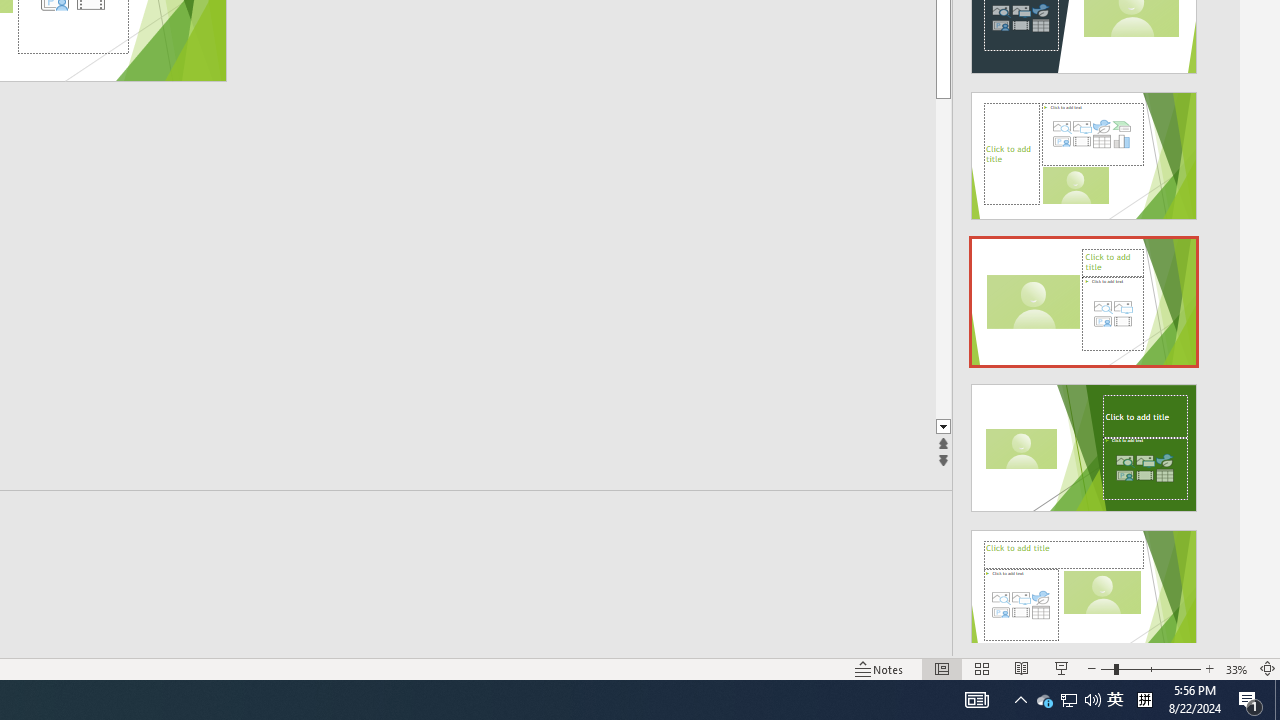 The width and height of the screenshot is (1280, 720). I want to click on 'Zoom', so click(1150, 669).